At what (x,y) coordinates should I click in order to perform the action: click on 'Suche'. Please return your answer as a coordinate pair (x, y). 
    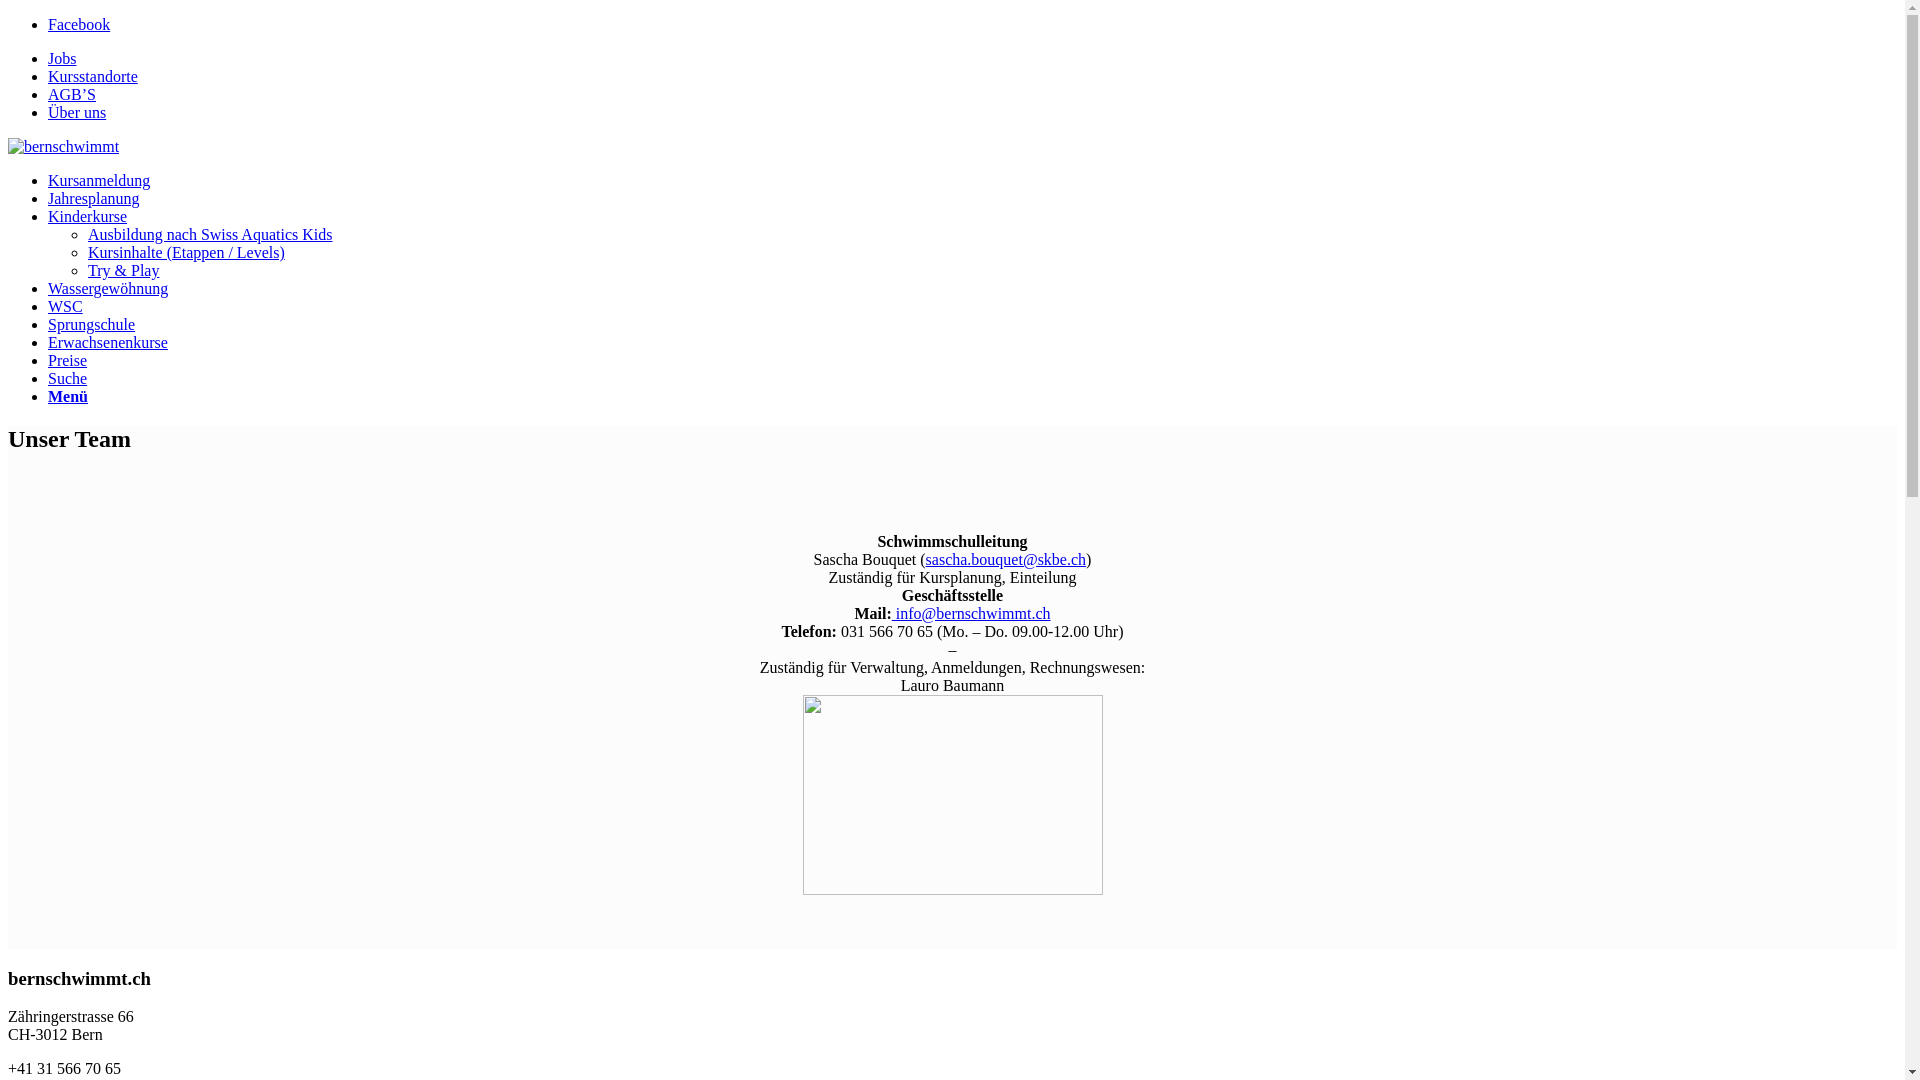
    Looking at the image, I should click on (67, 378).